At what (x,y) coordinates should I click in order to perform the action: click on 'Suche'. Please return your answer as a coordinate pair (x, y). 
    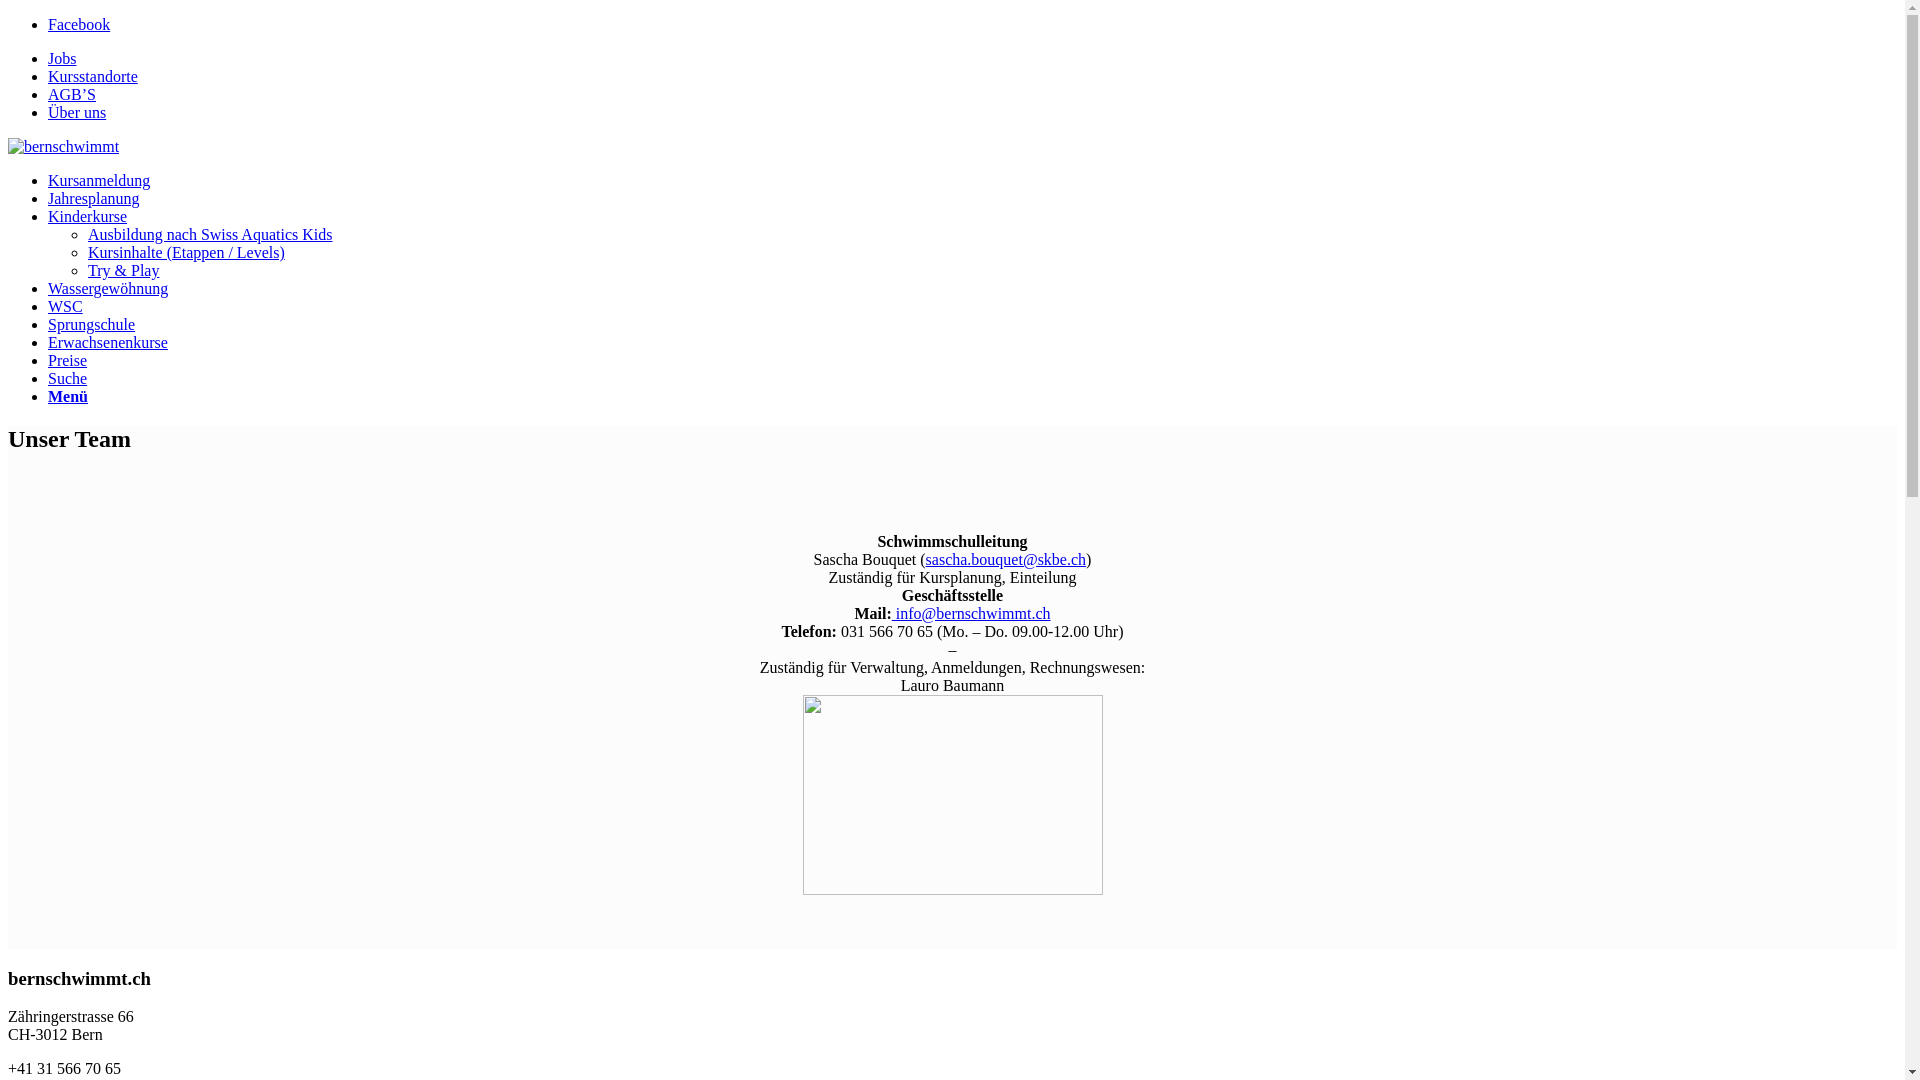
    Looking at the image, I should click on (67, 378).